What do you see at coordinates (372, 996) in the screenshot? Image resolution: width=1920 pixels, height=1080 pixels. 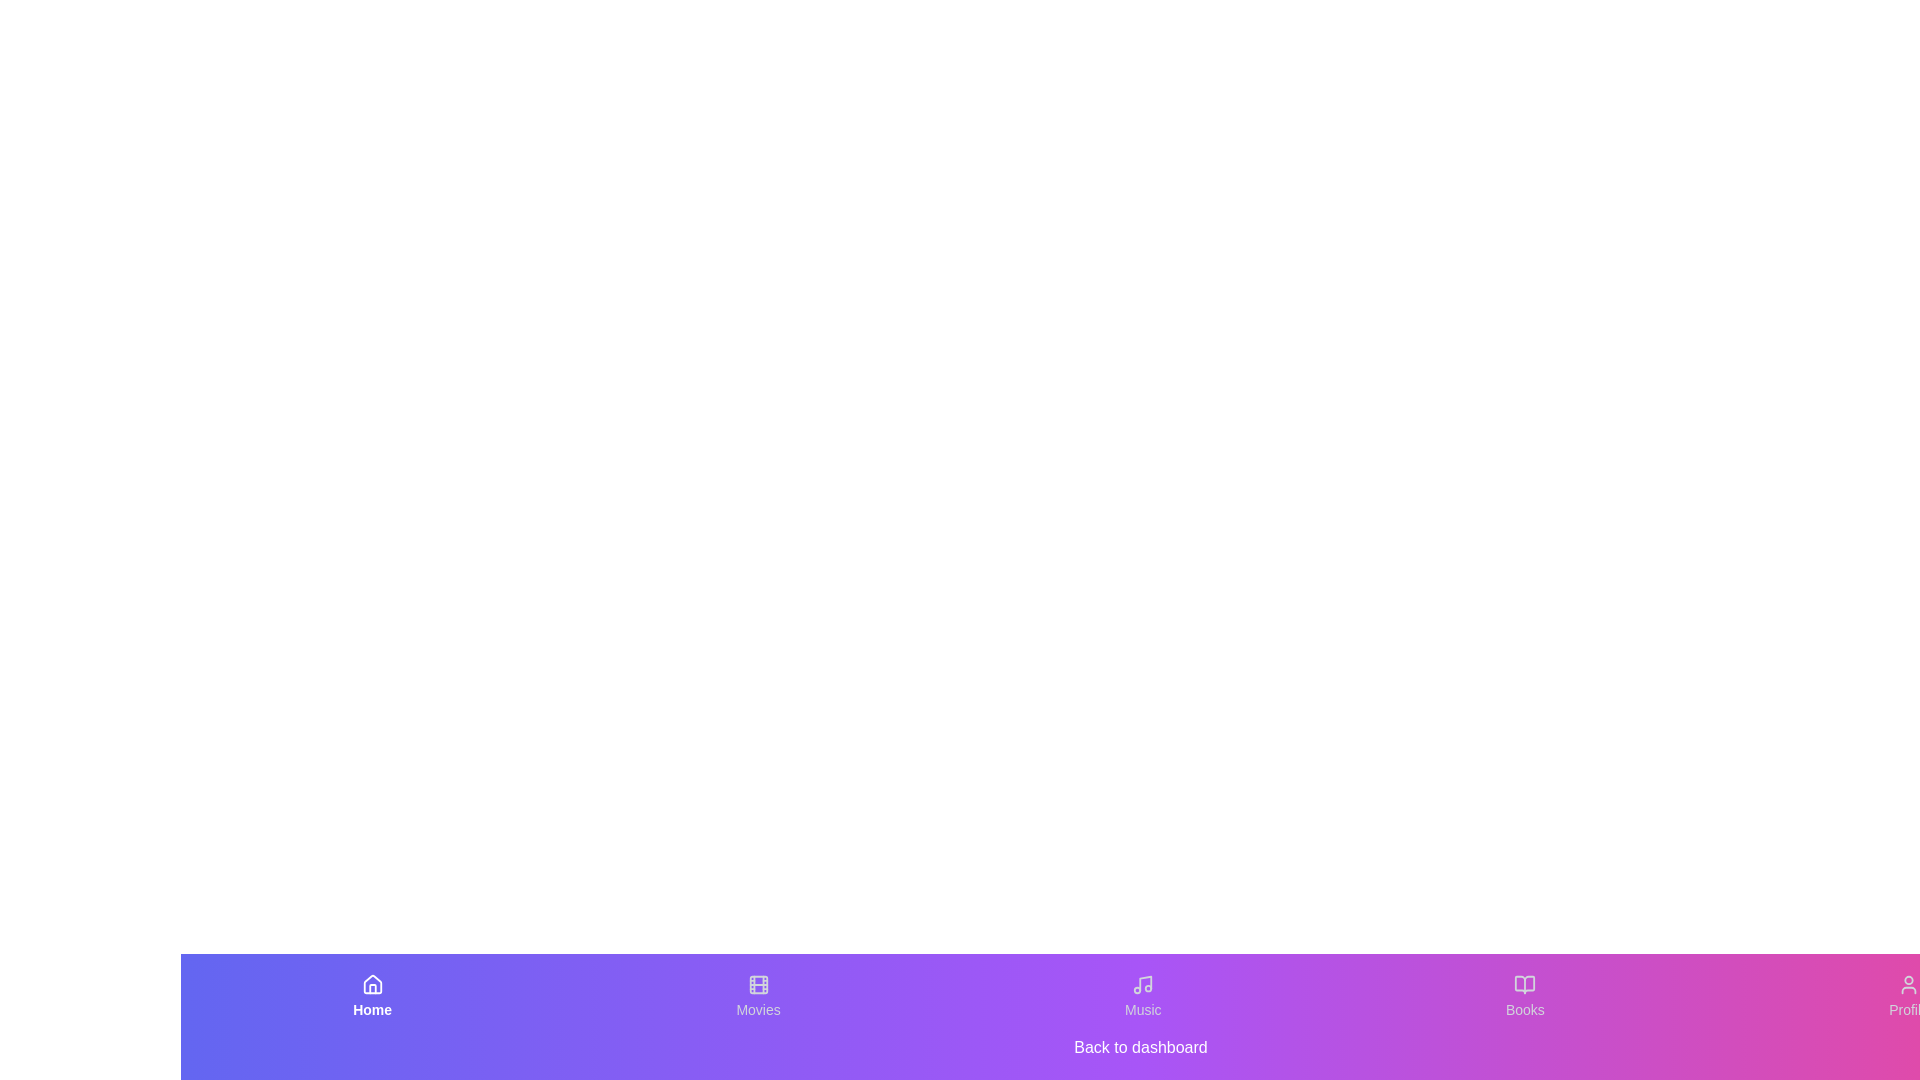 I see `the Home tab from the navigation bar` at bounding box center [372, 996].